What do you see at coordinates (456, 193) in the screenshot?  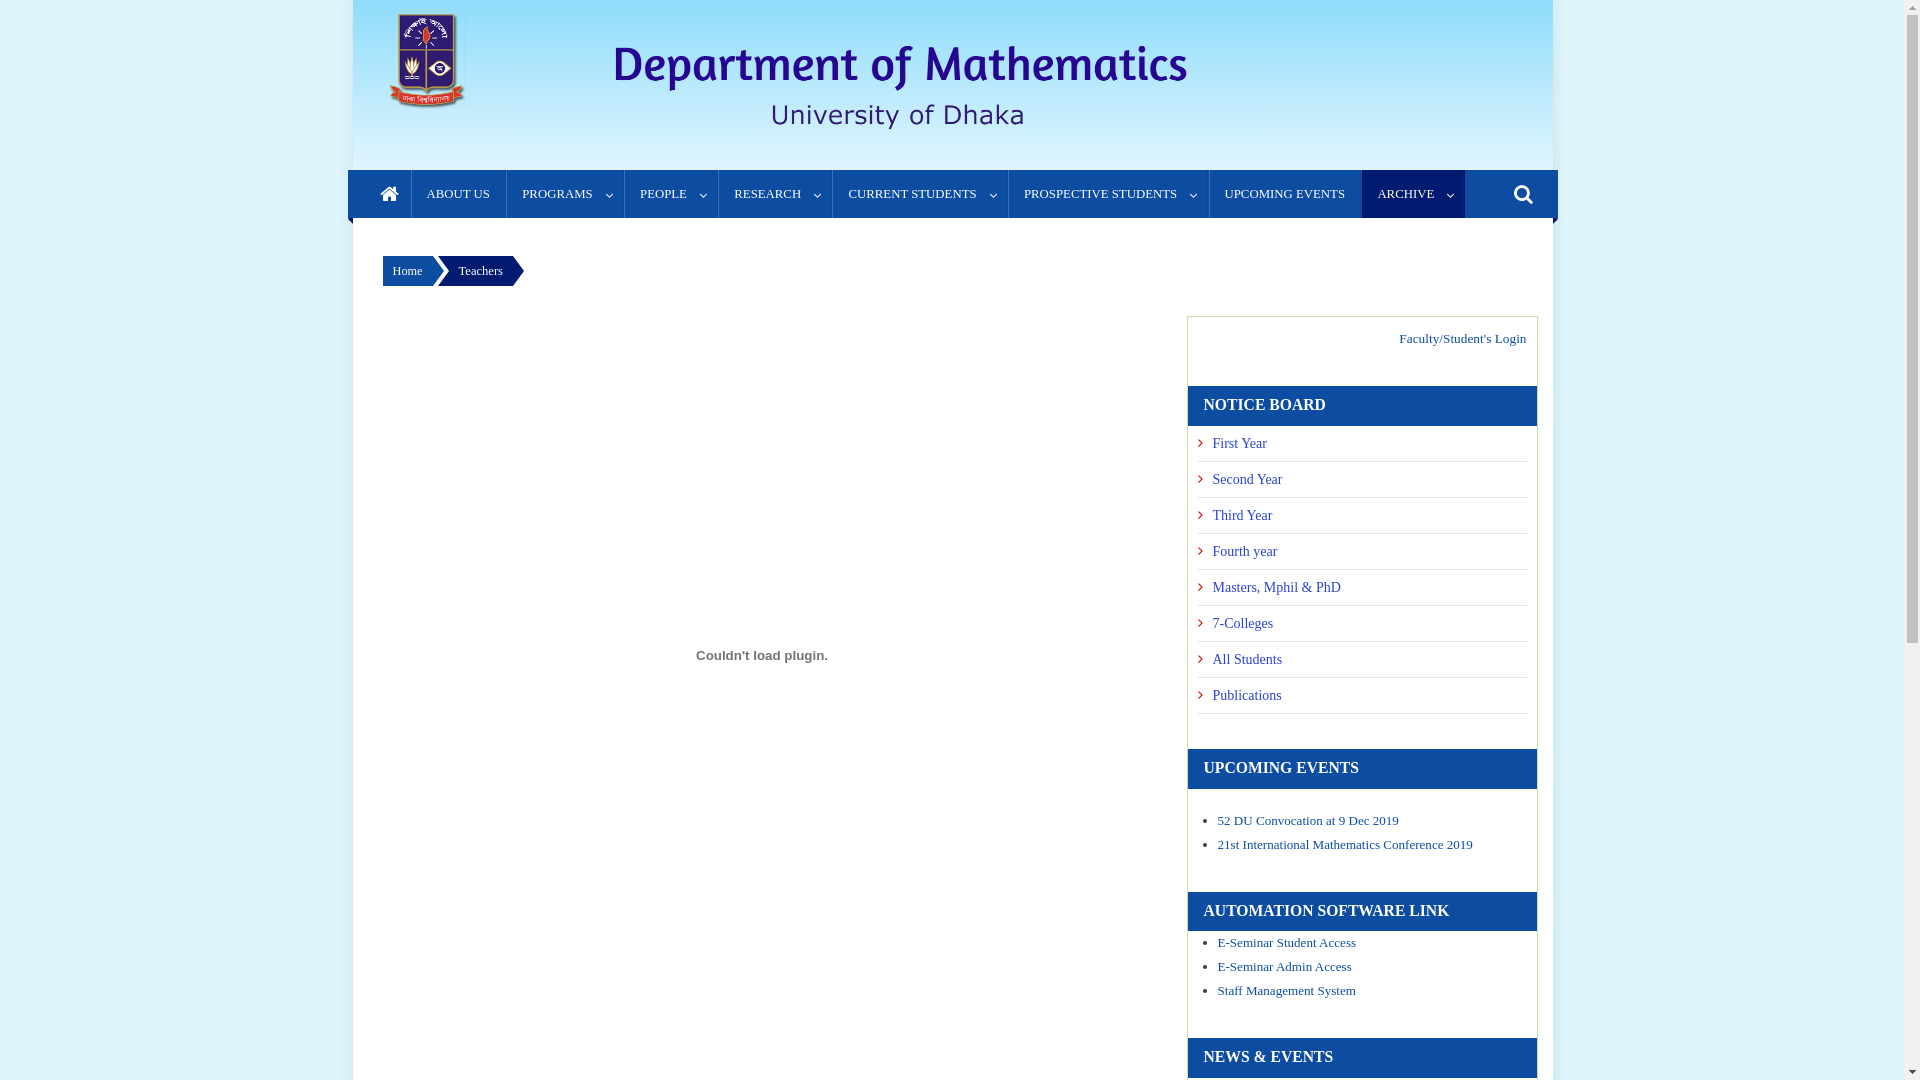 I see `'ABOUT US'` at bounding box center [456, 193].